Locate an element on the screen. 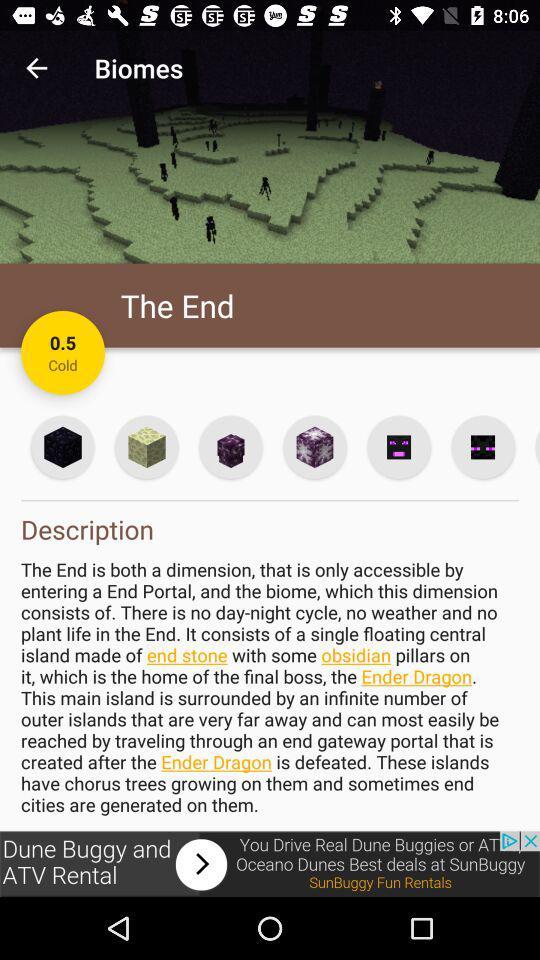 This screenshot has width=540, height=960. selection button is located at coordinates (314, 447).